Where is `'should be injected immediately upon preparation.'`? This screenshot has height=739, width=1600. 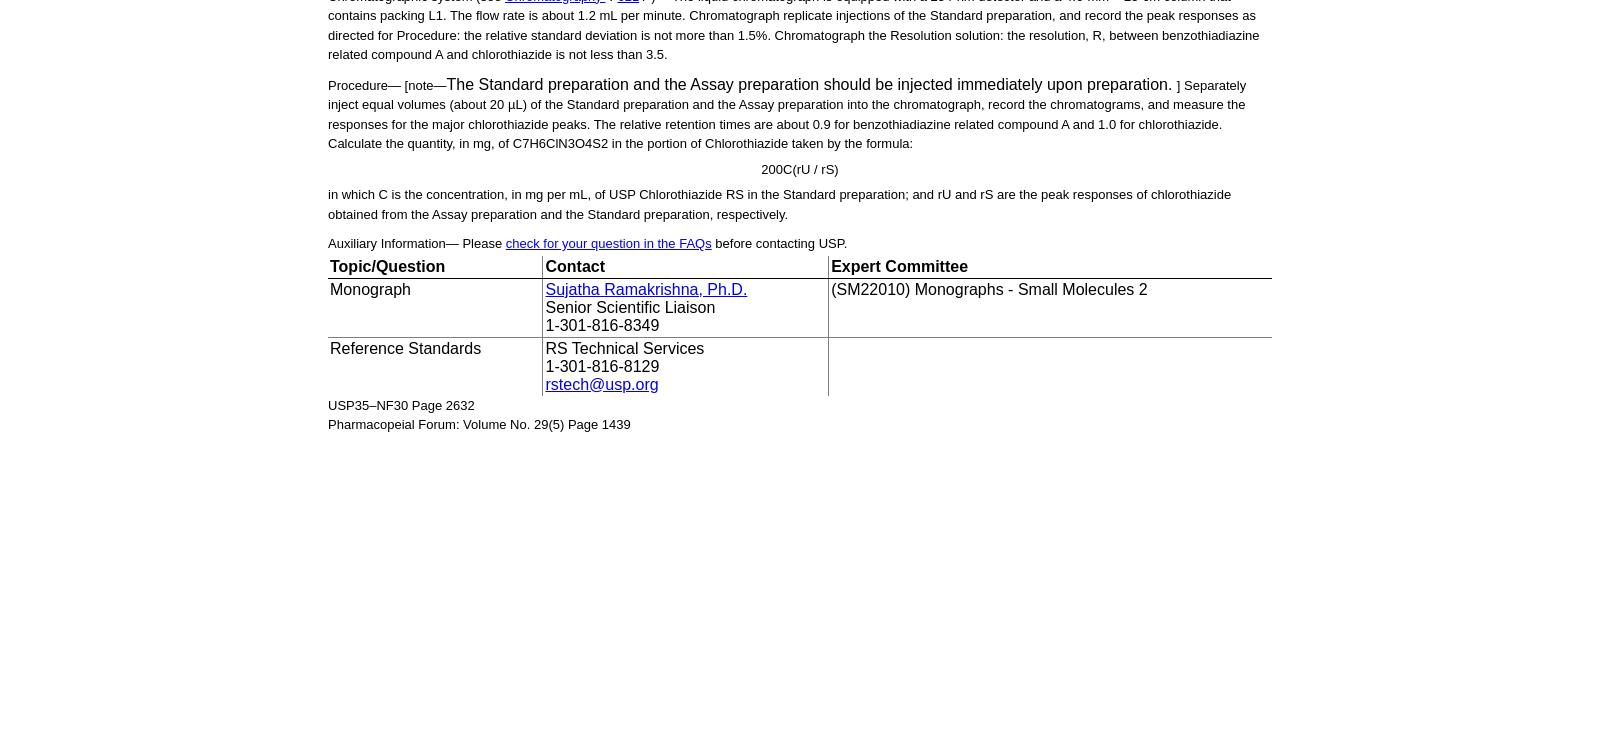
'should be injected immediately upon preparation.' is located at coordinates (998, 82).